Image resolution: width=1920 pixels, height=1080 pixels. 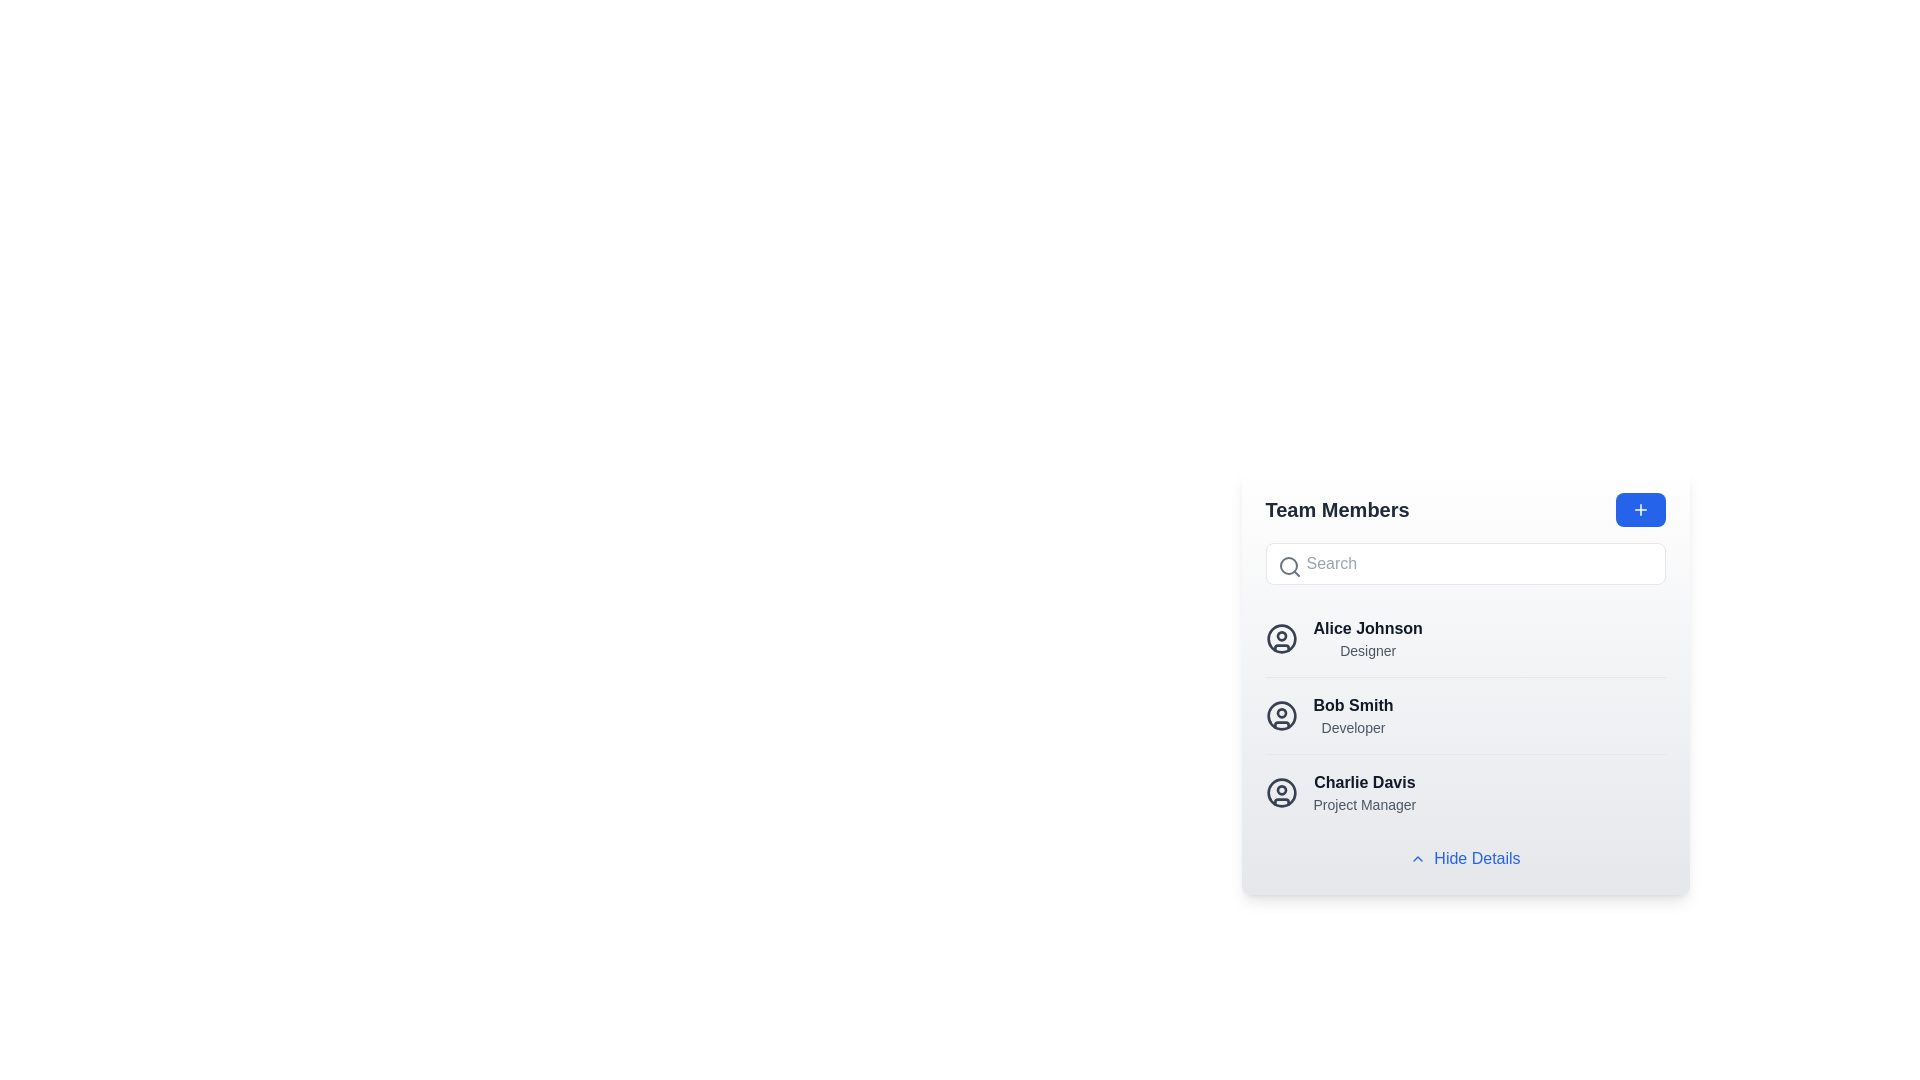 I want to click on the text label displaying the name of a team member, located in the second list item under the 'Team Members' heading, above the text 'Developer' and next to the corresponding avatar icon, so click(x=1353, y=704).